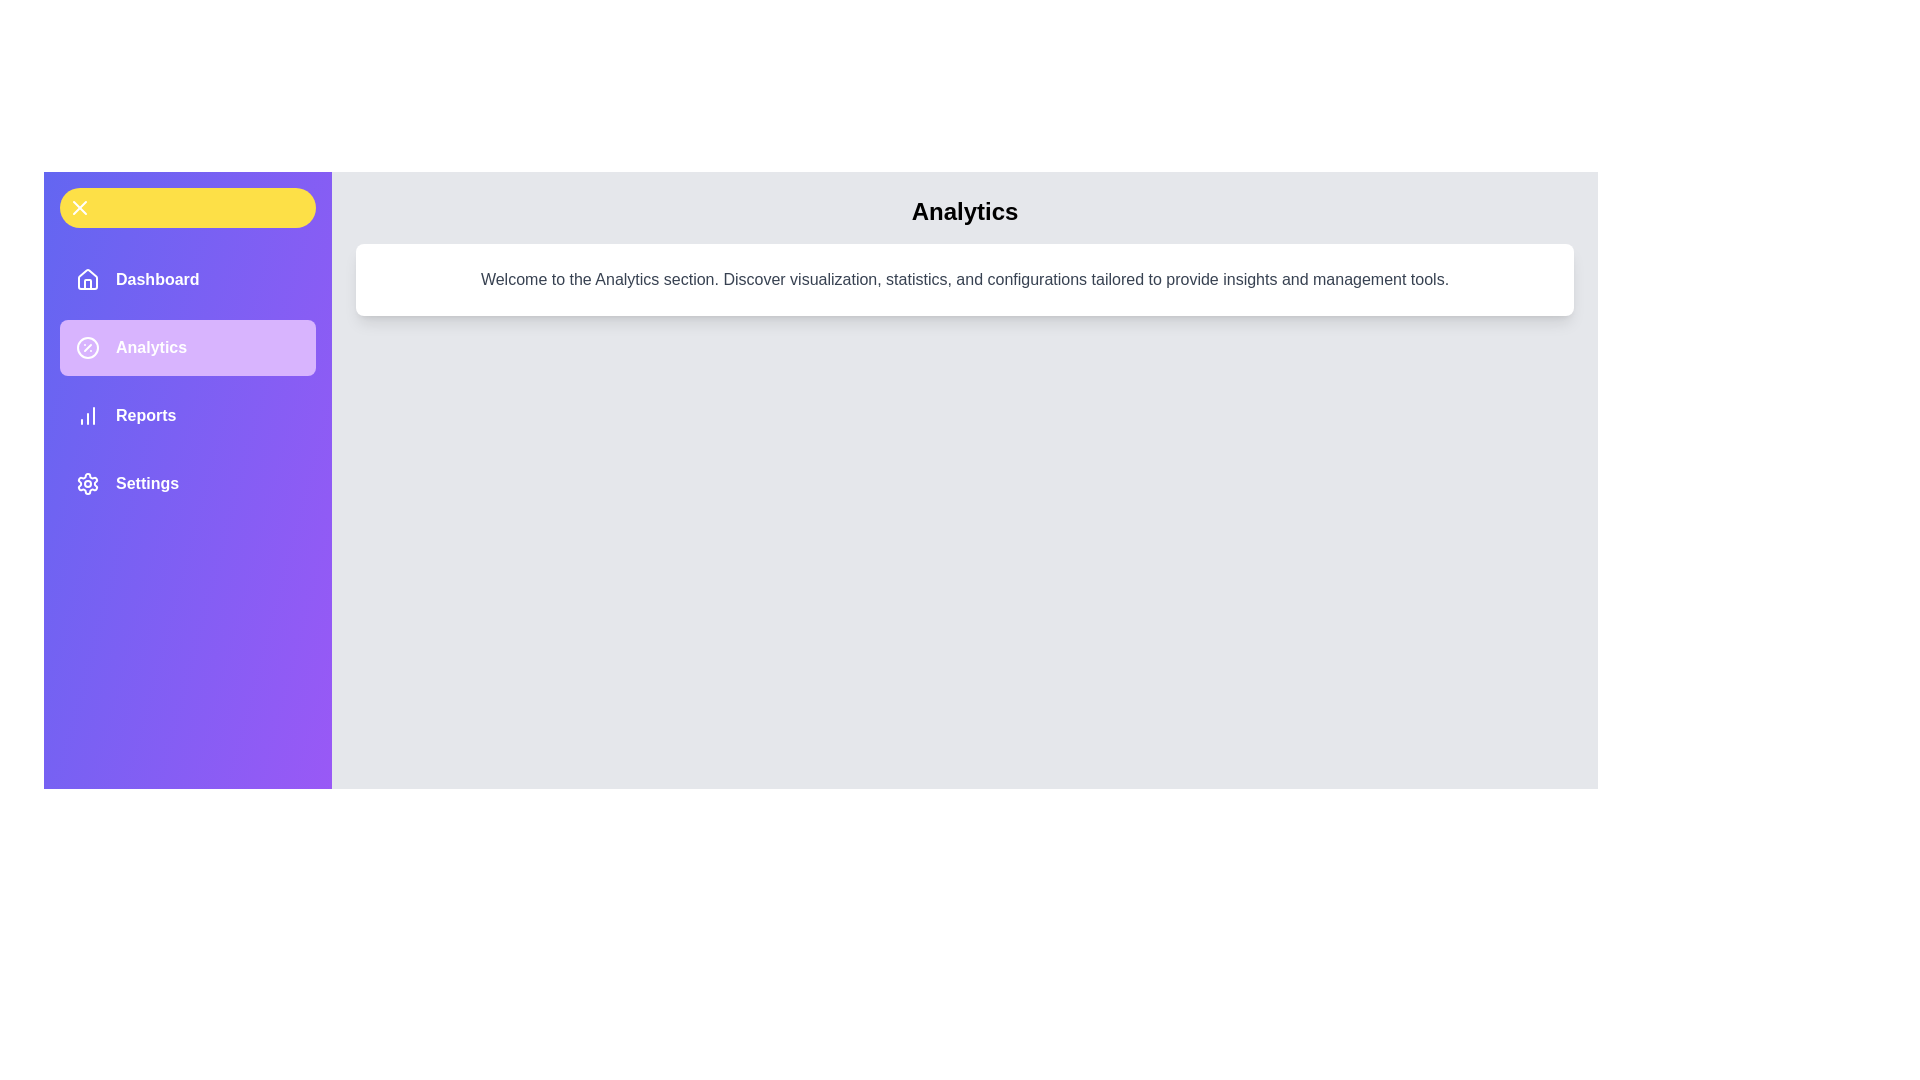  What do you see at coordinates (187, 280) in the screenshot?
I see `the menu item labeled Dashboard to navigate to the corresponding section` at bounding box center [187, 280].